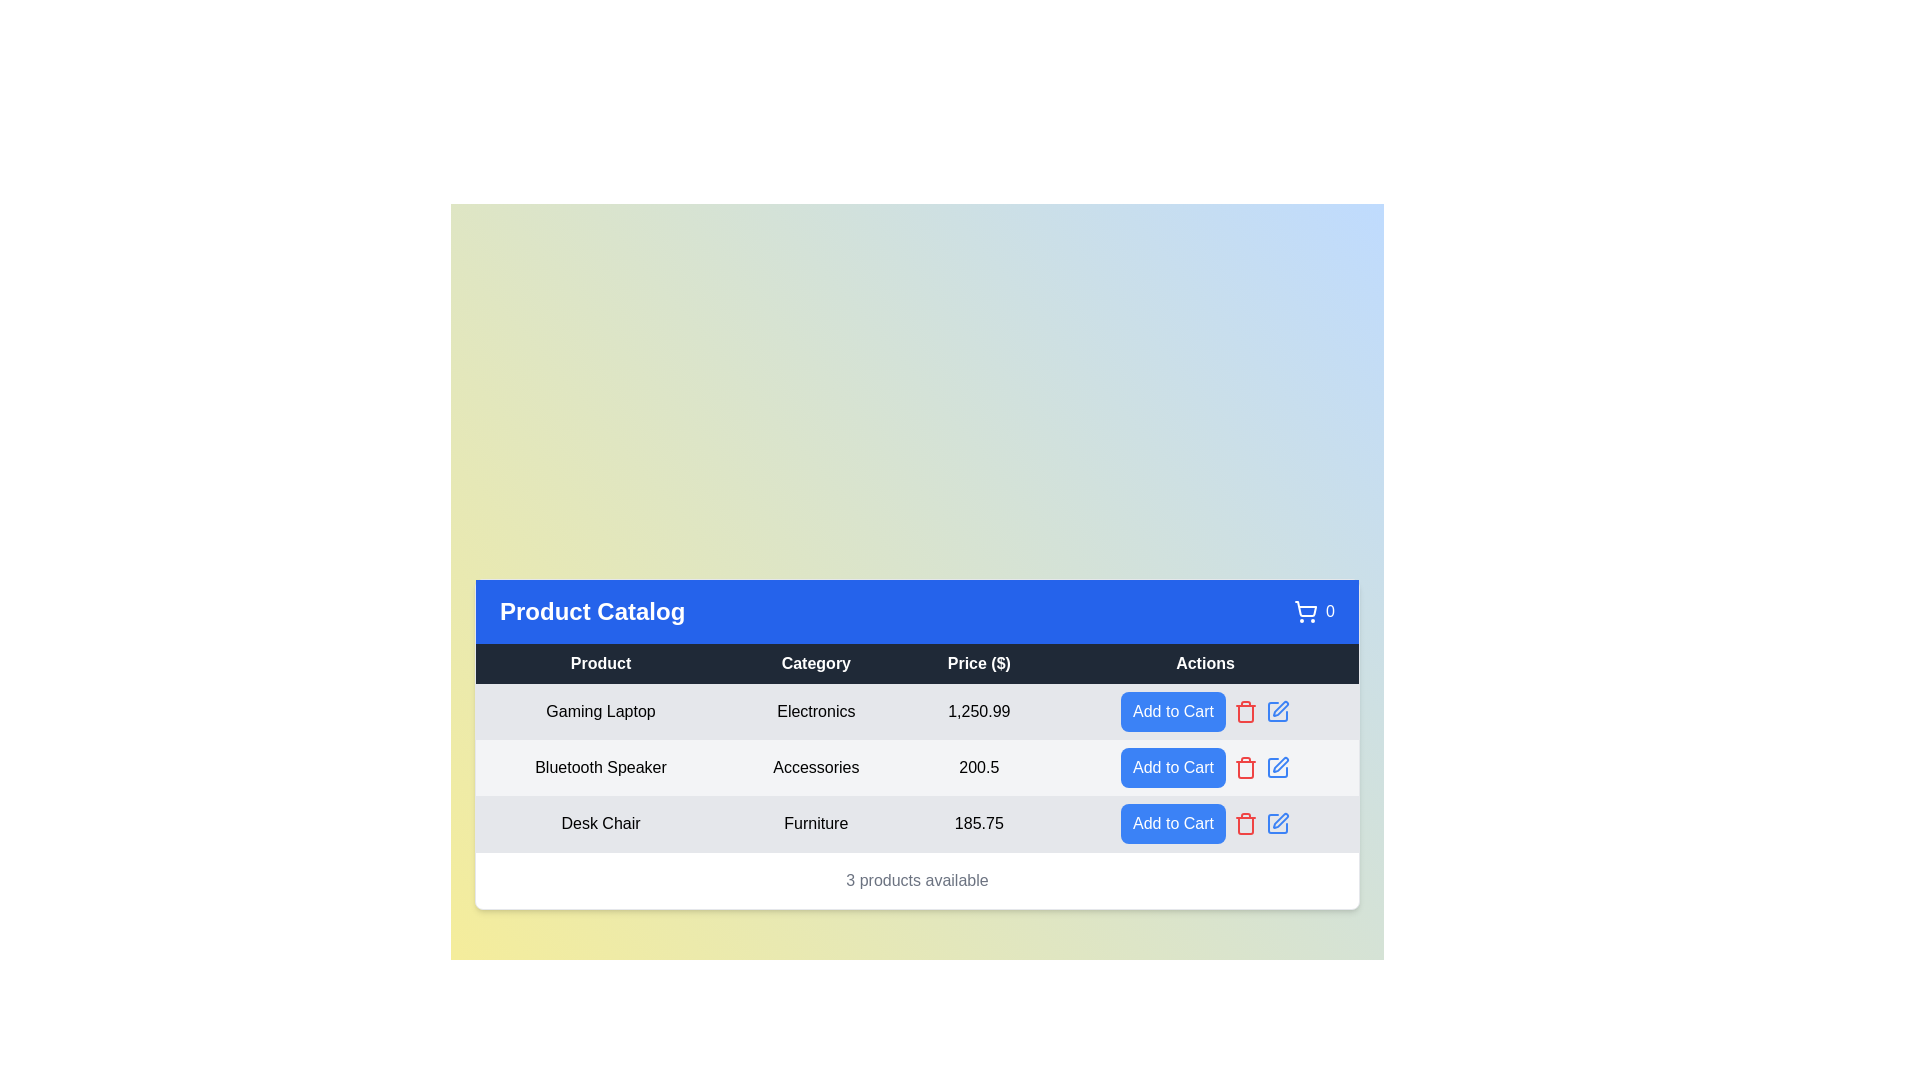  What do you see at coordinates (1276, 823) in the screenshot?
I see `the decorative SVG icon located in the Actions column of the last row in the product table` at bounding box center [1276, 823].